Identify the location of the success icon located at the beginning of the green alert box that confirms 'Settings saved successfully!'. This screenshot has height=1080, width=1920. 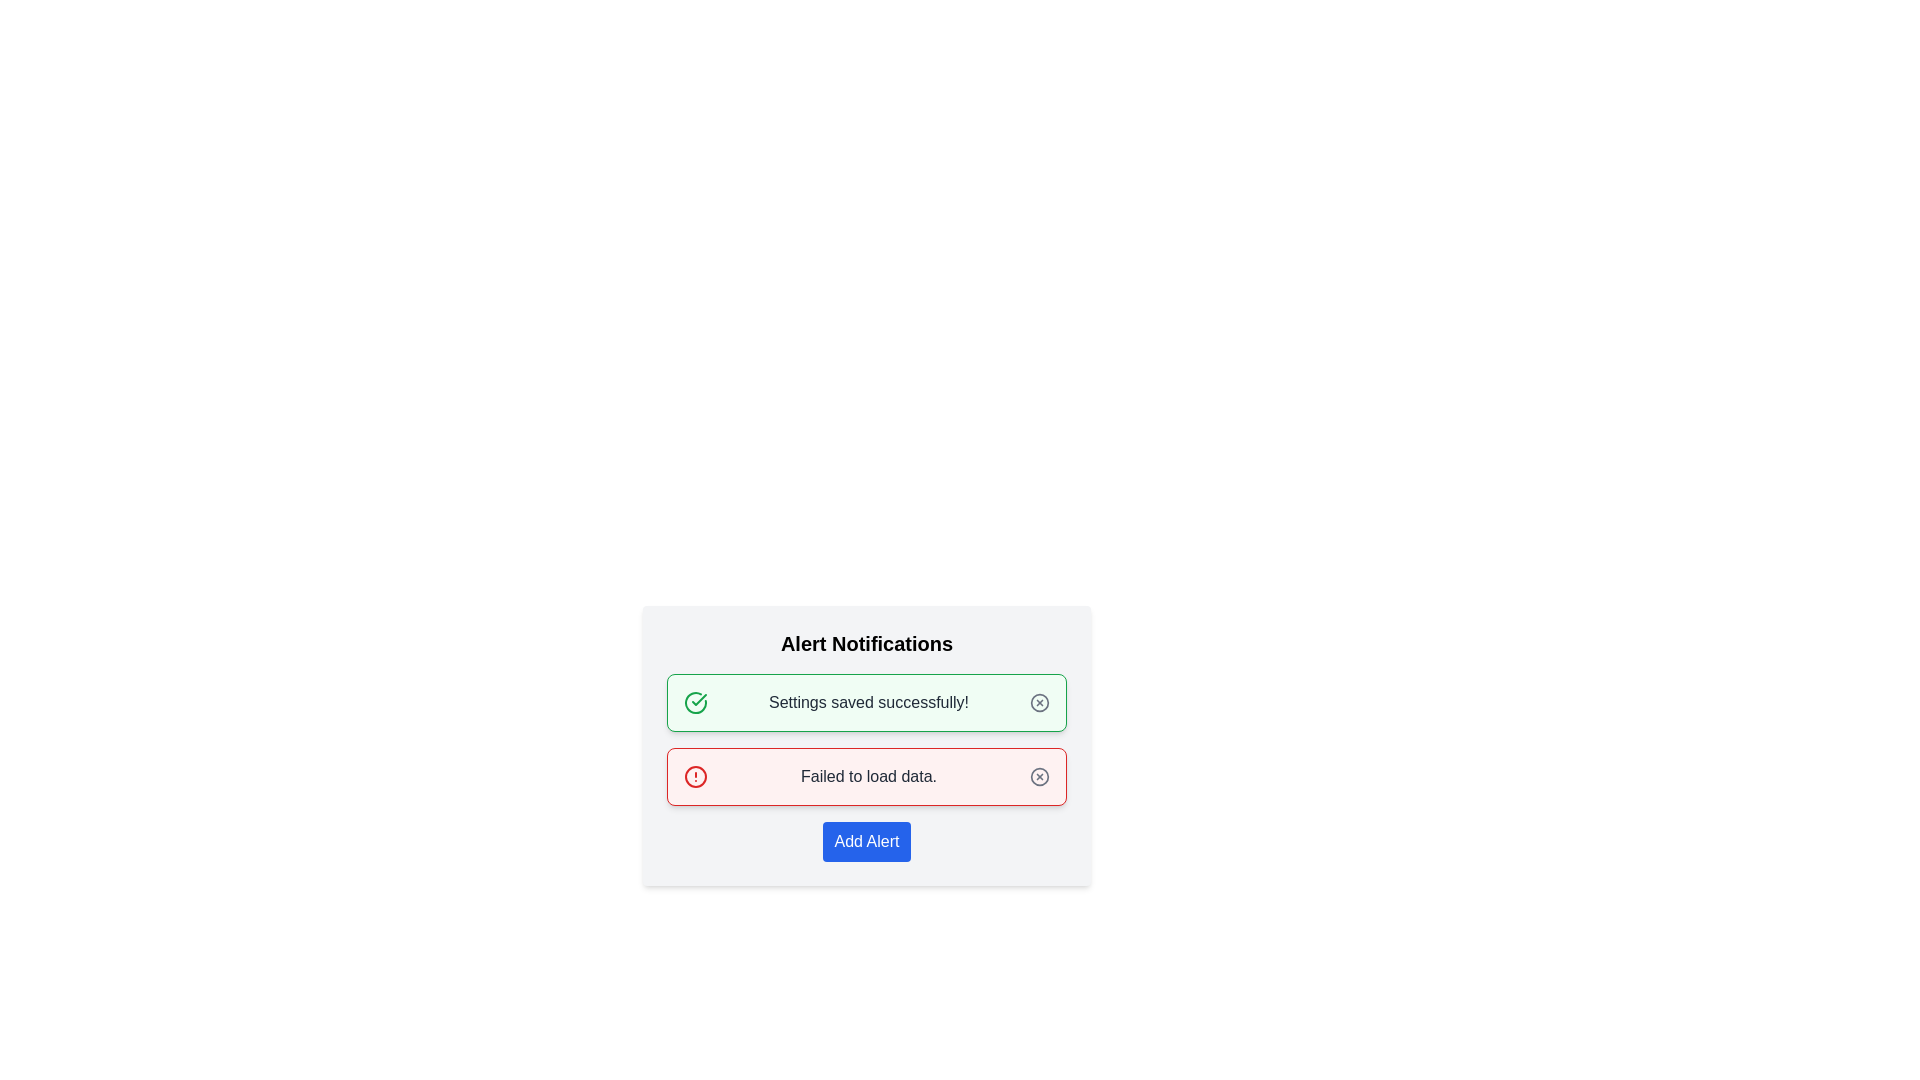
(696, 701).